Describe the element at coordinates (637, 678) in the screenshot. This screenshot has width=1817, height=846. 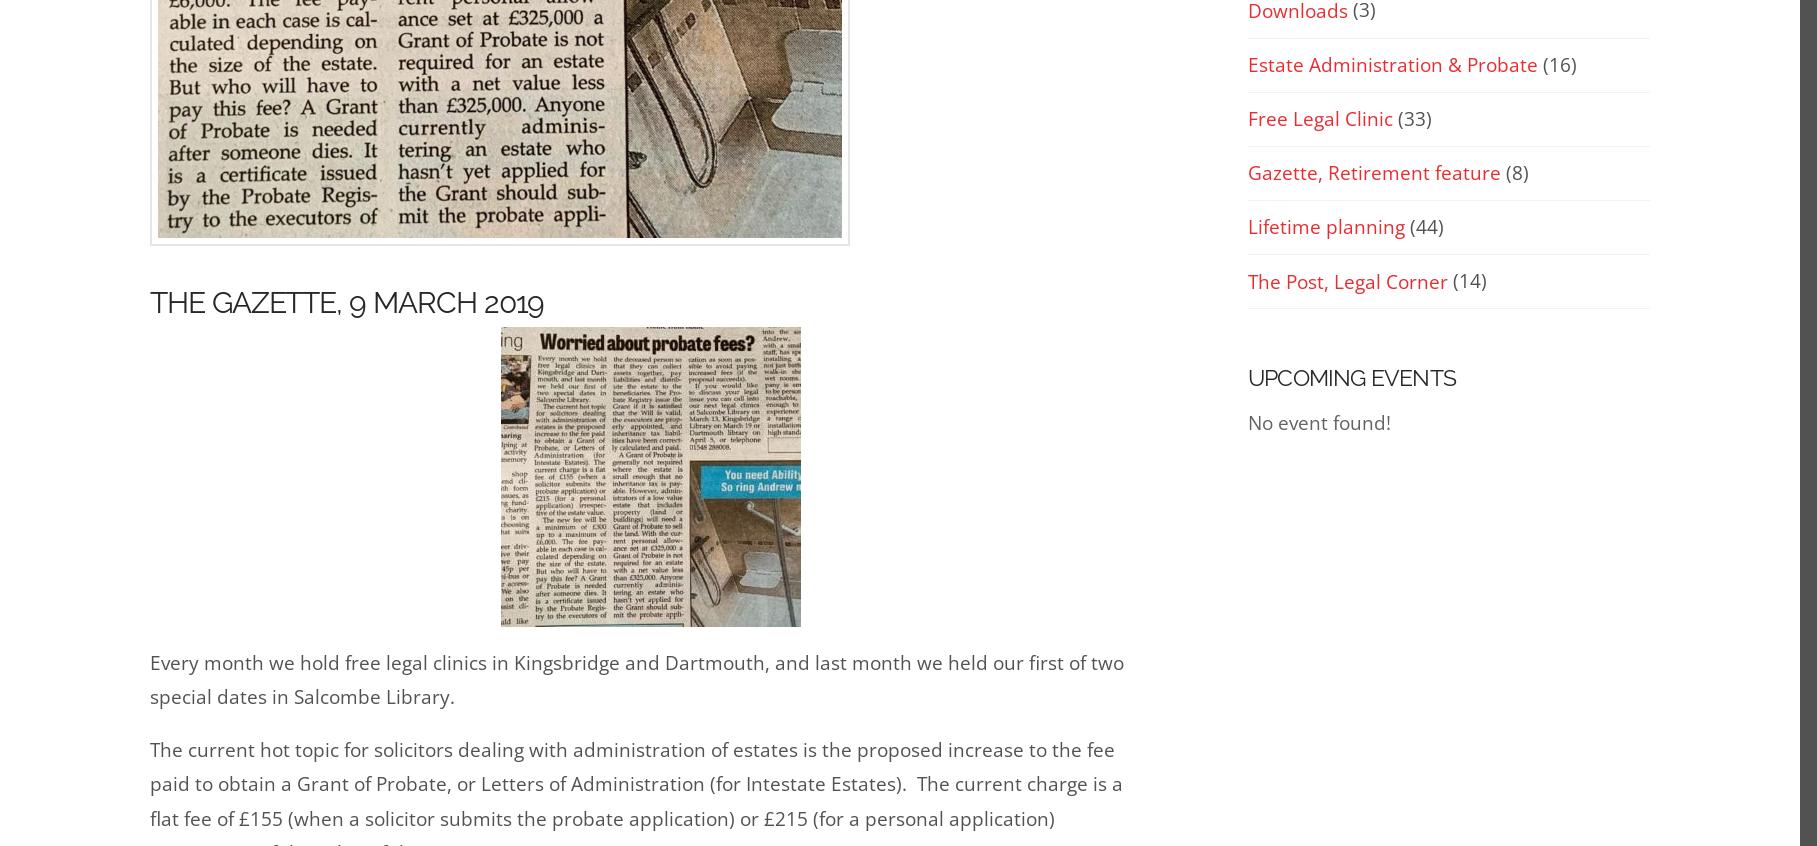
I see `'Every
month we hold free legal clinics in Kingsbridge and Dartmouth, and last month
we held our first of two special dates in Salcombe Library.'` at that location.